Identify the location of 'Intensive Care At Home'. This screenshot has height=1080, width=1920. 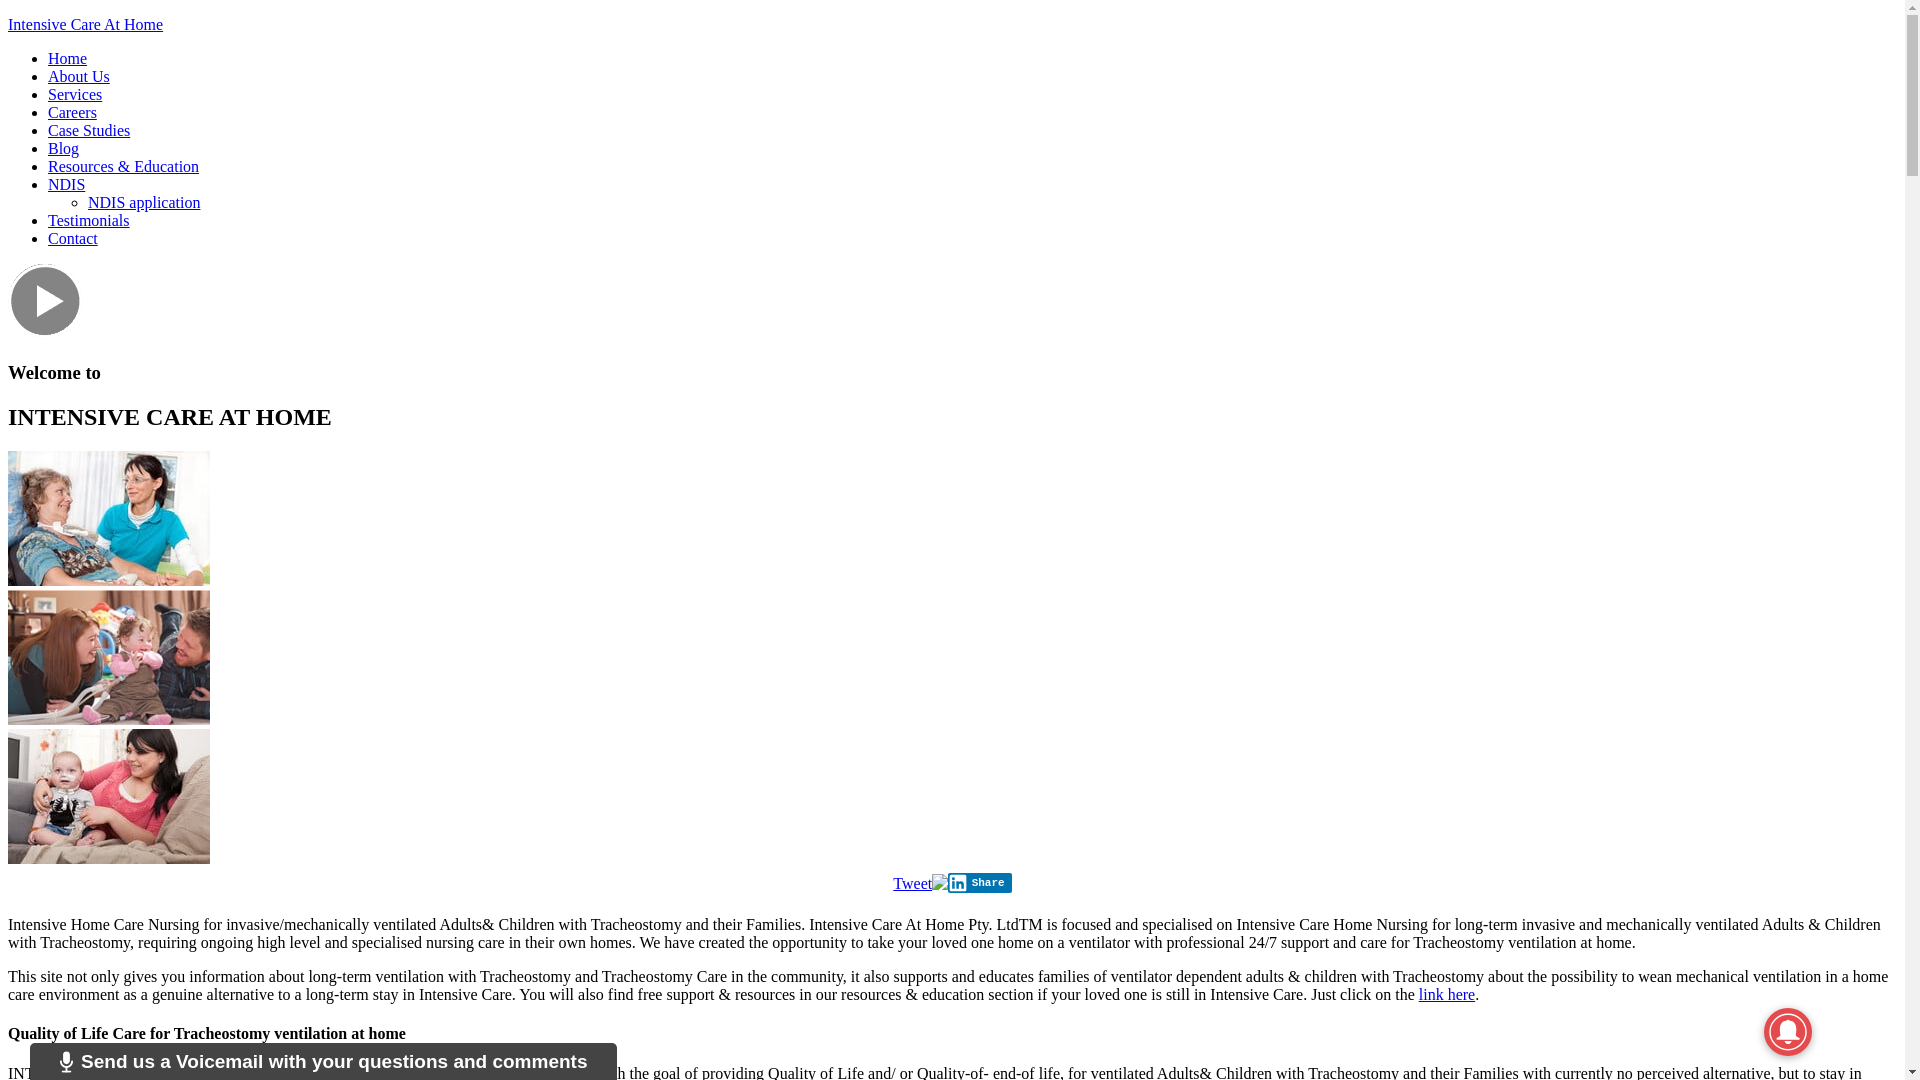
(84, 24).